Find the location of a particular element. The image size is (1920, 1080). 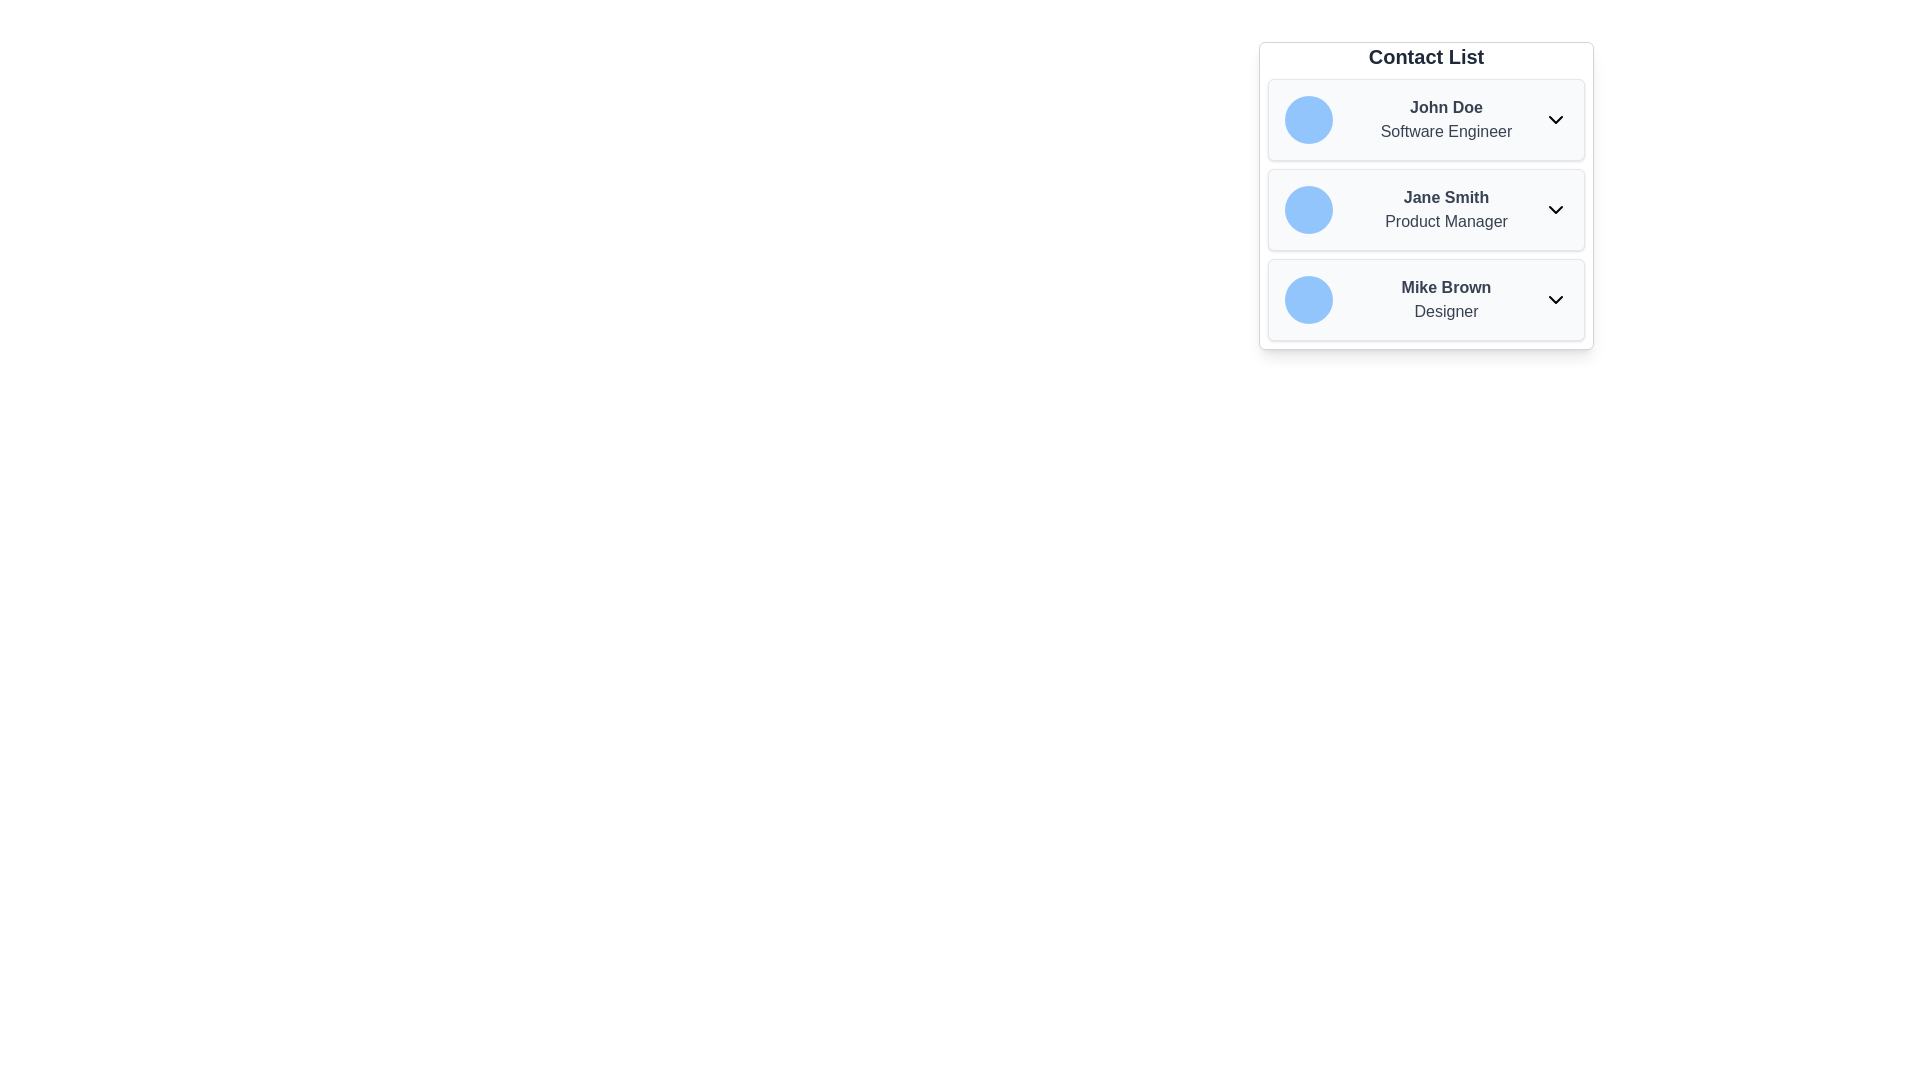

text content of the Text Label displaying 'Designer', which is located below 'Mike Brown' in the third entry of a contact list is located at coordinates (1446, 312).